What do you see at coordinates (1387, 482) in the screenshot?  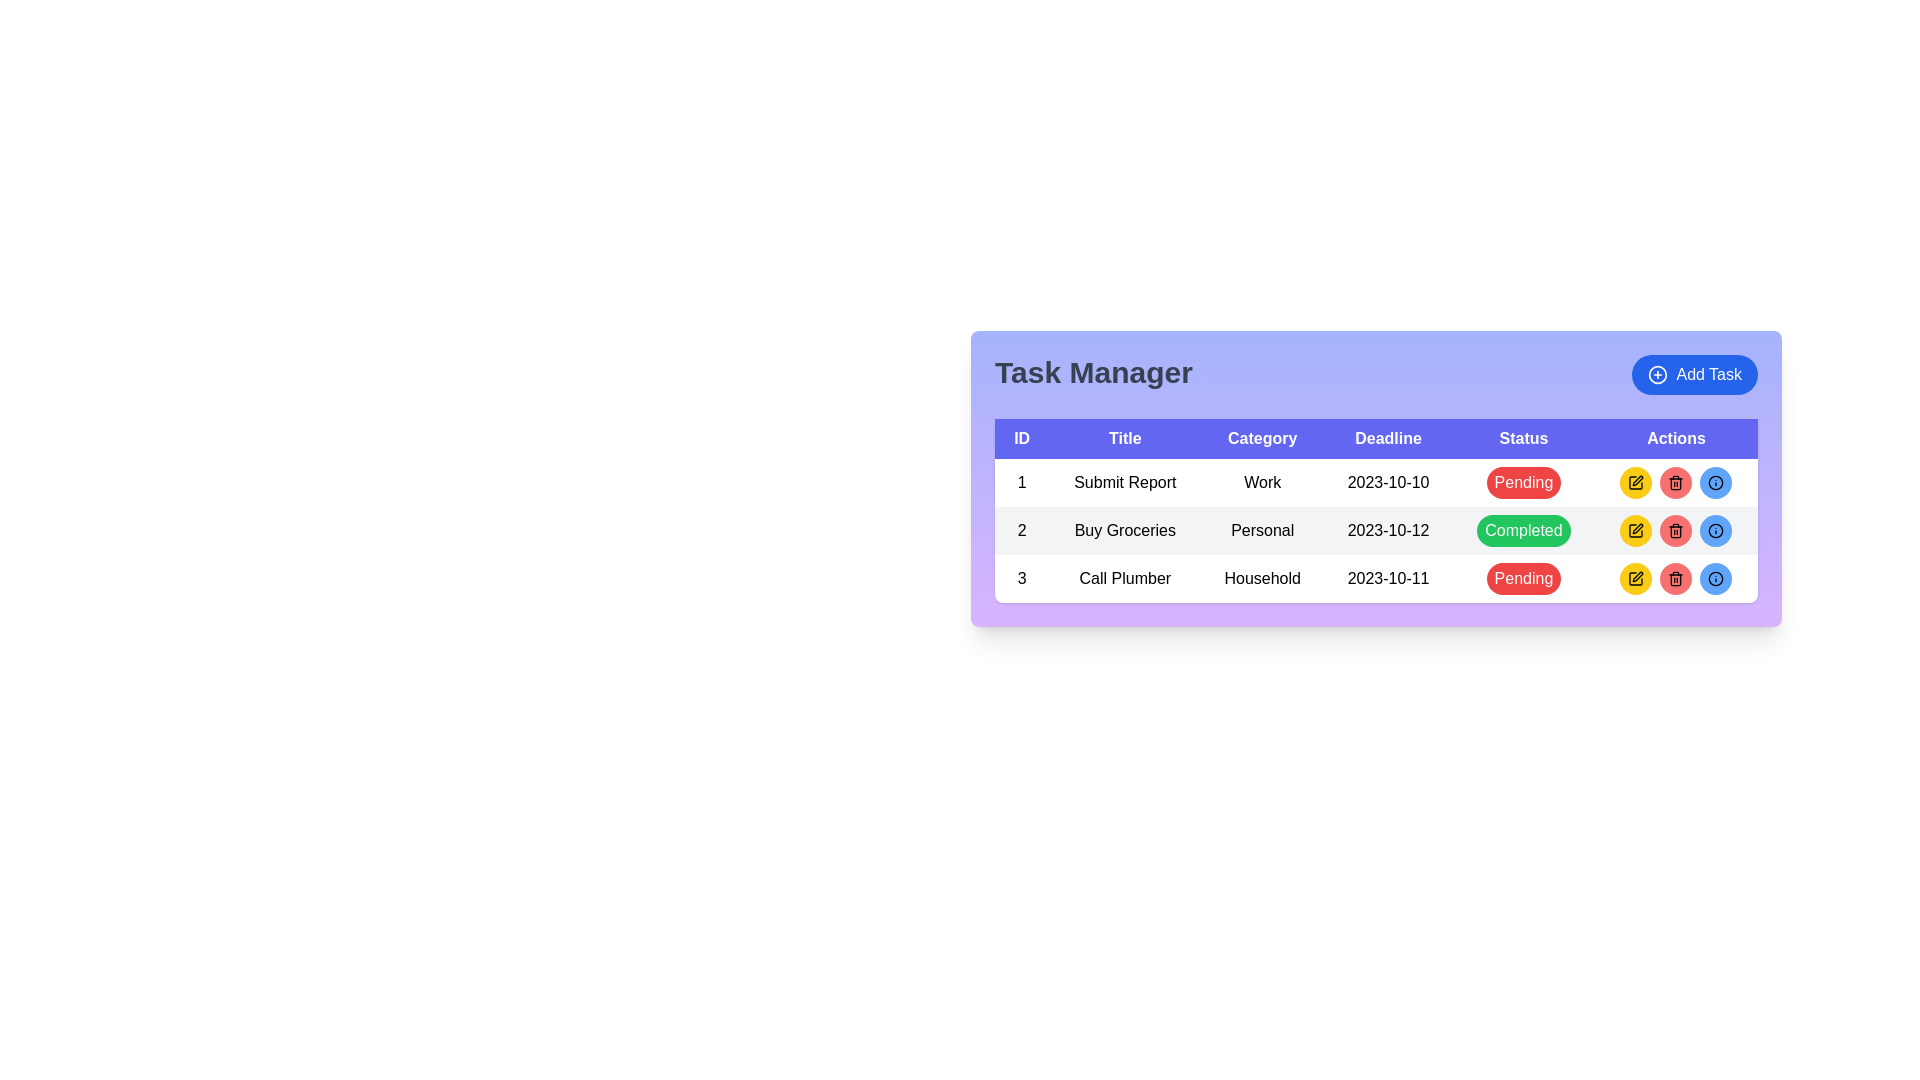 I see `the text element displaying the date '2023-10-10' located in the first row of the 'Deadline' column of the table` at bounding box center [1387, 482].